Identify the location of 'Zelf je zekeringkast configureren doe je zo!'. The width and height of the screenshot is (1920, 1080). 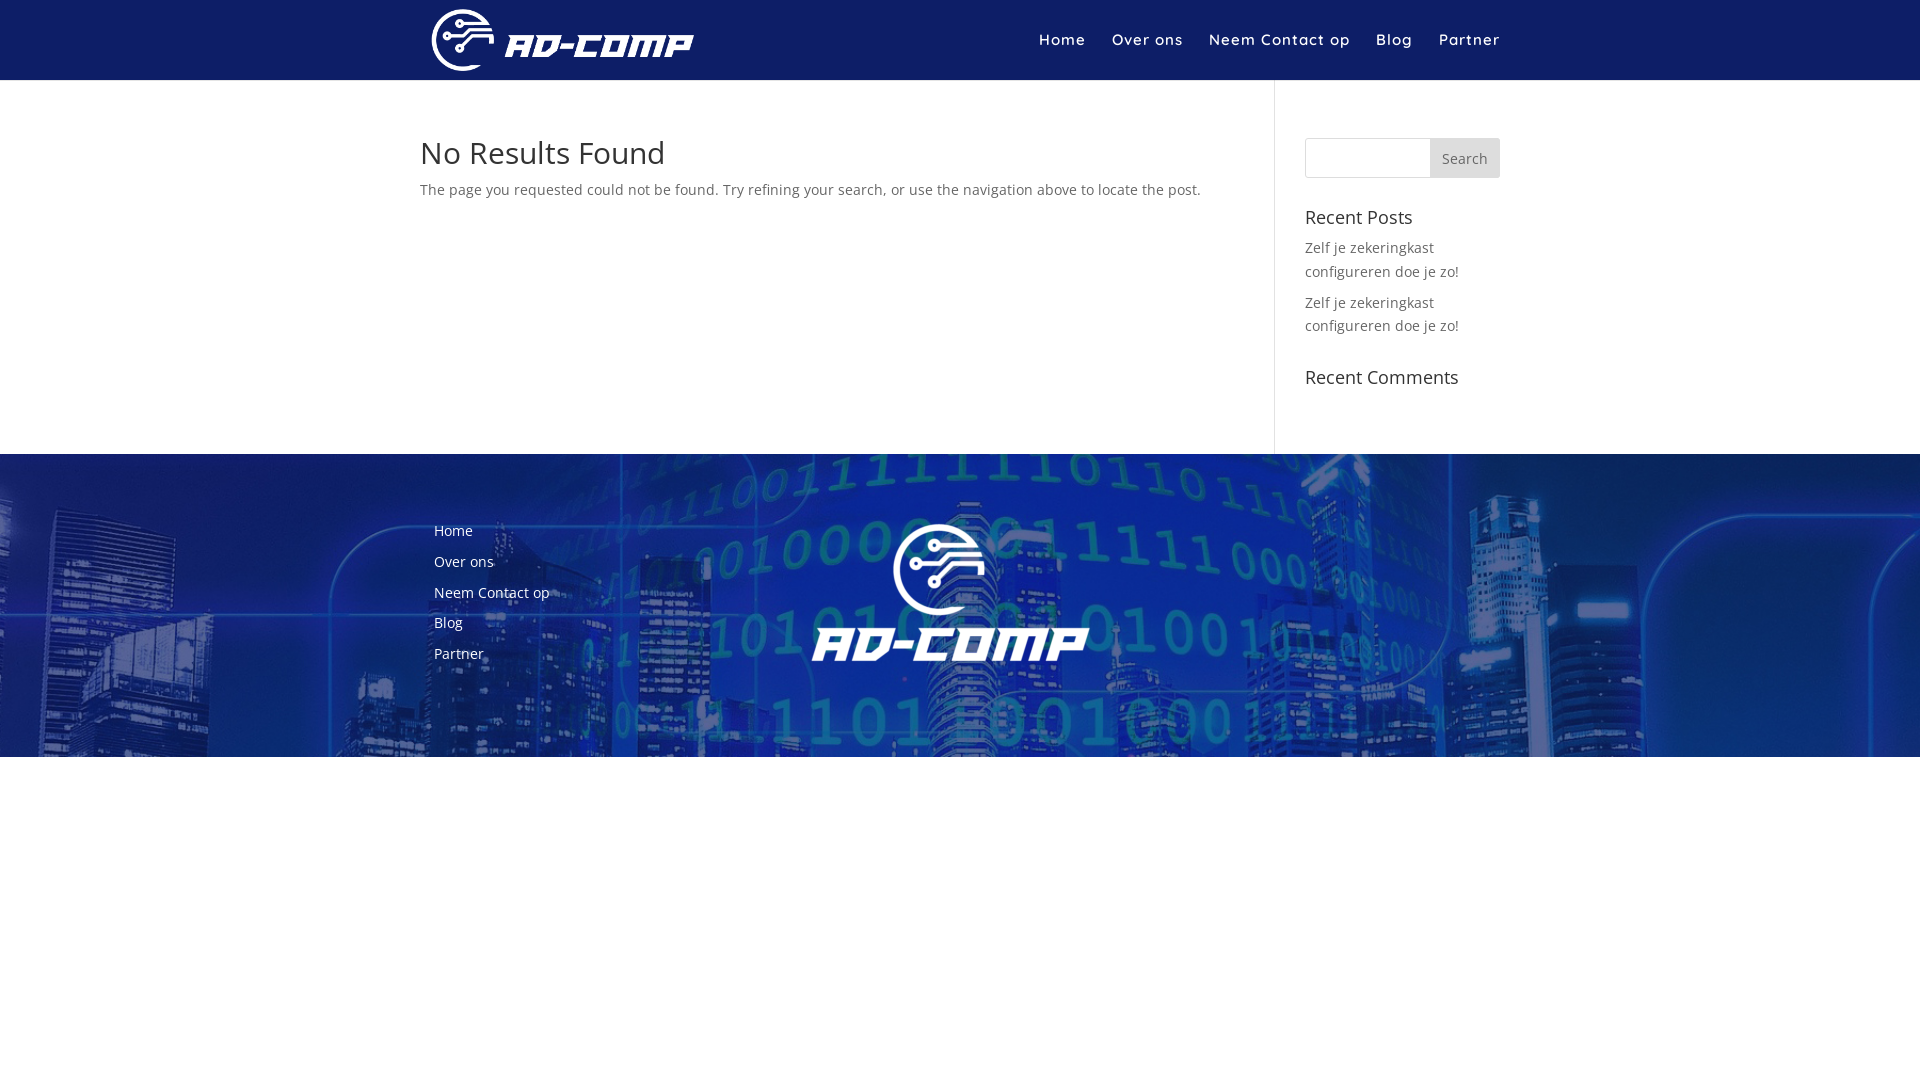
(1381, 314).